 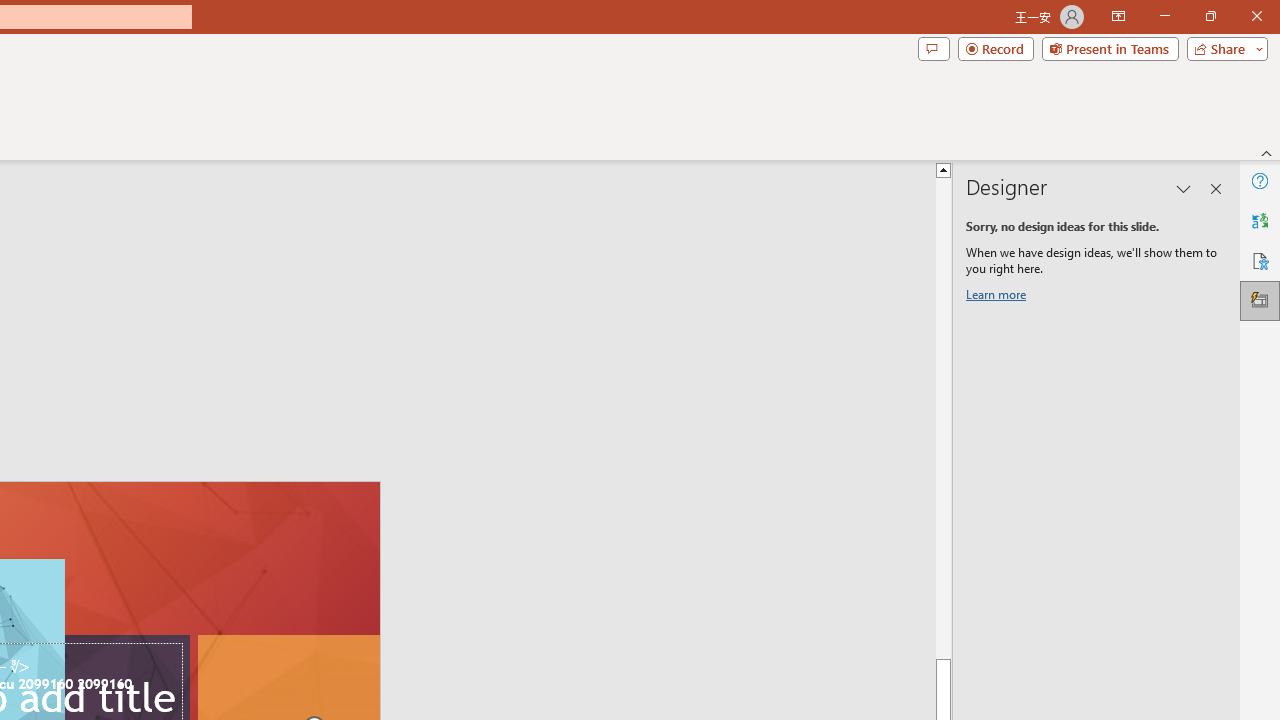 I want to click on 'Minimize', so click(x=1164, y=16).